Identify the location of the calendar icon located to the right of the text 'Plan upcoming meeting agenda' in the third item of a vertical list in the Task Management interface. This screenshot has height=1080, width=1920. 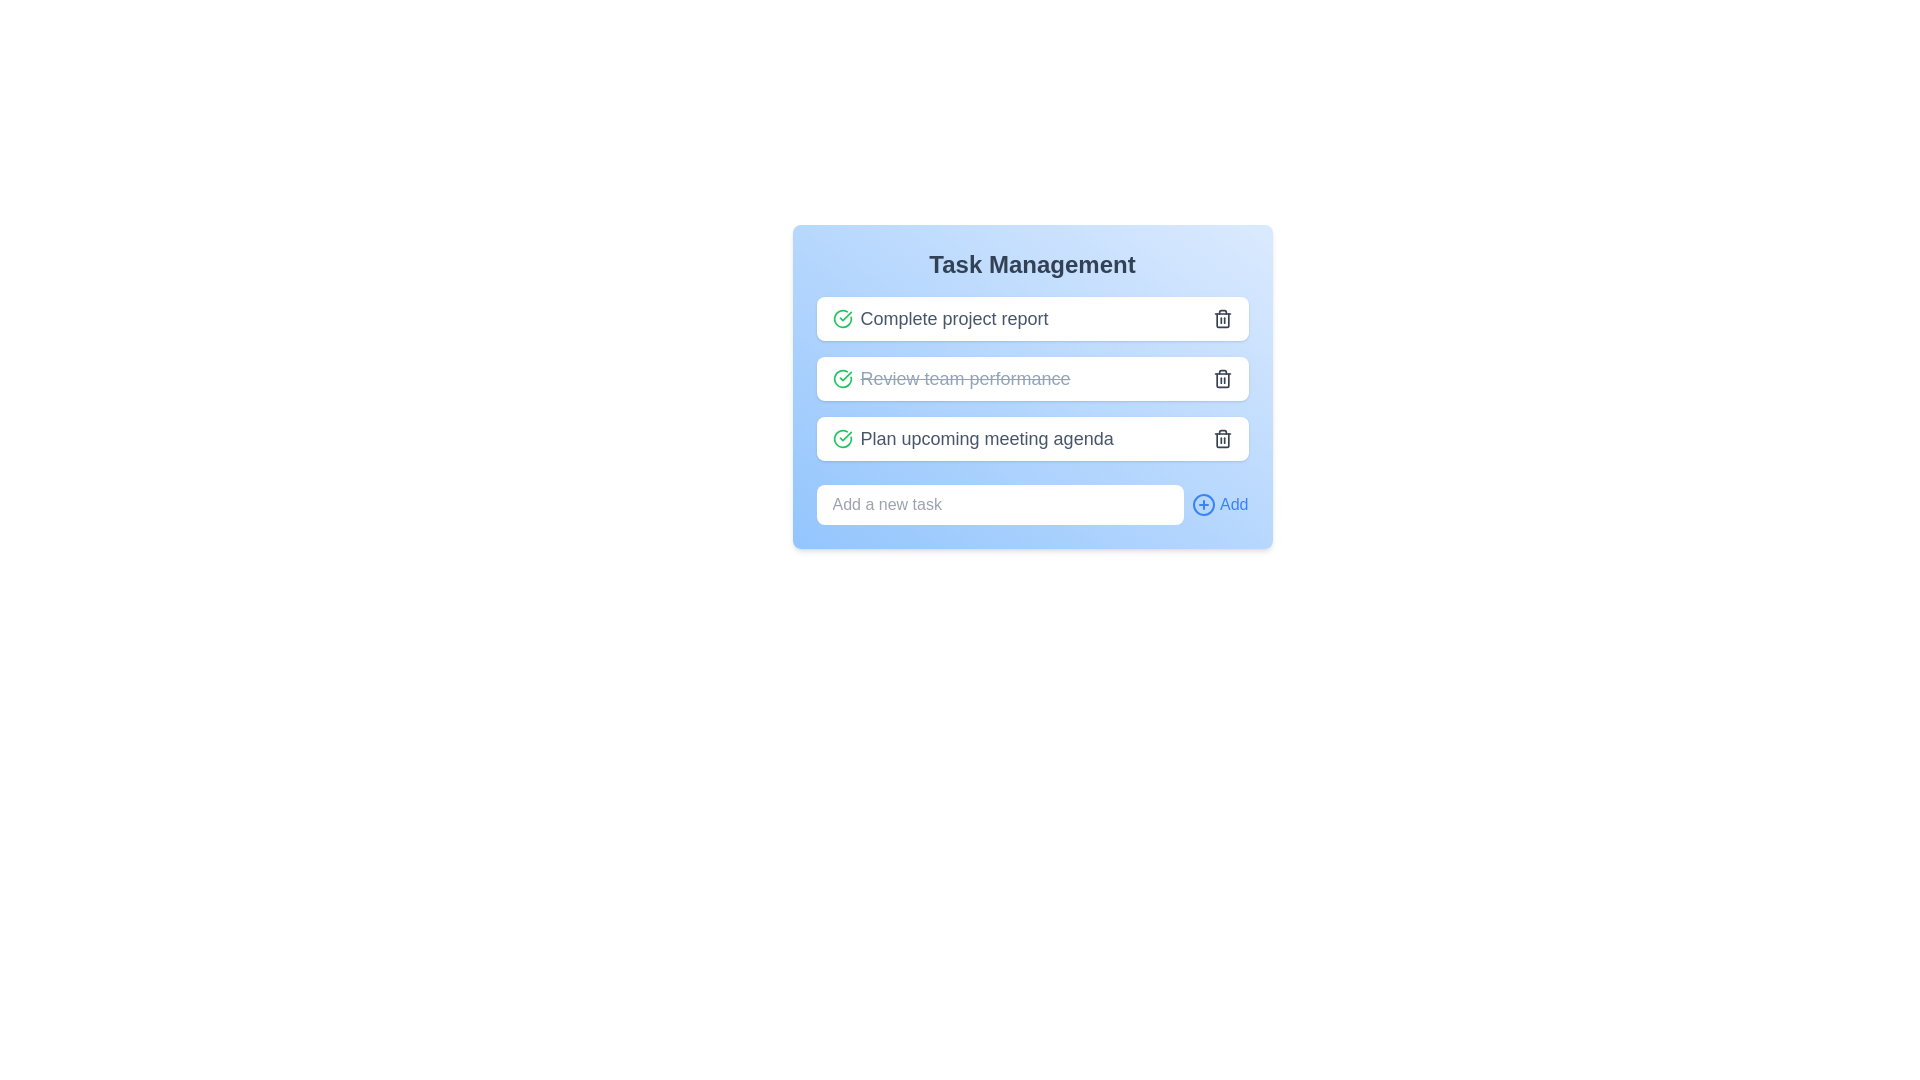
(1221, 438).